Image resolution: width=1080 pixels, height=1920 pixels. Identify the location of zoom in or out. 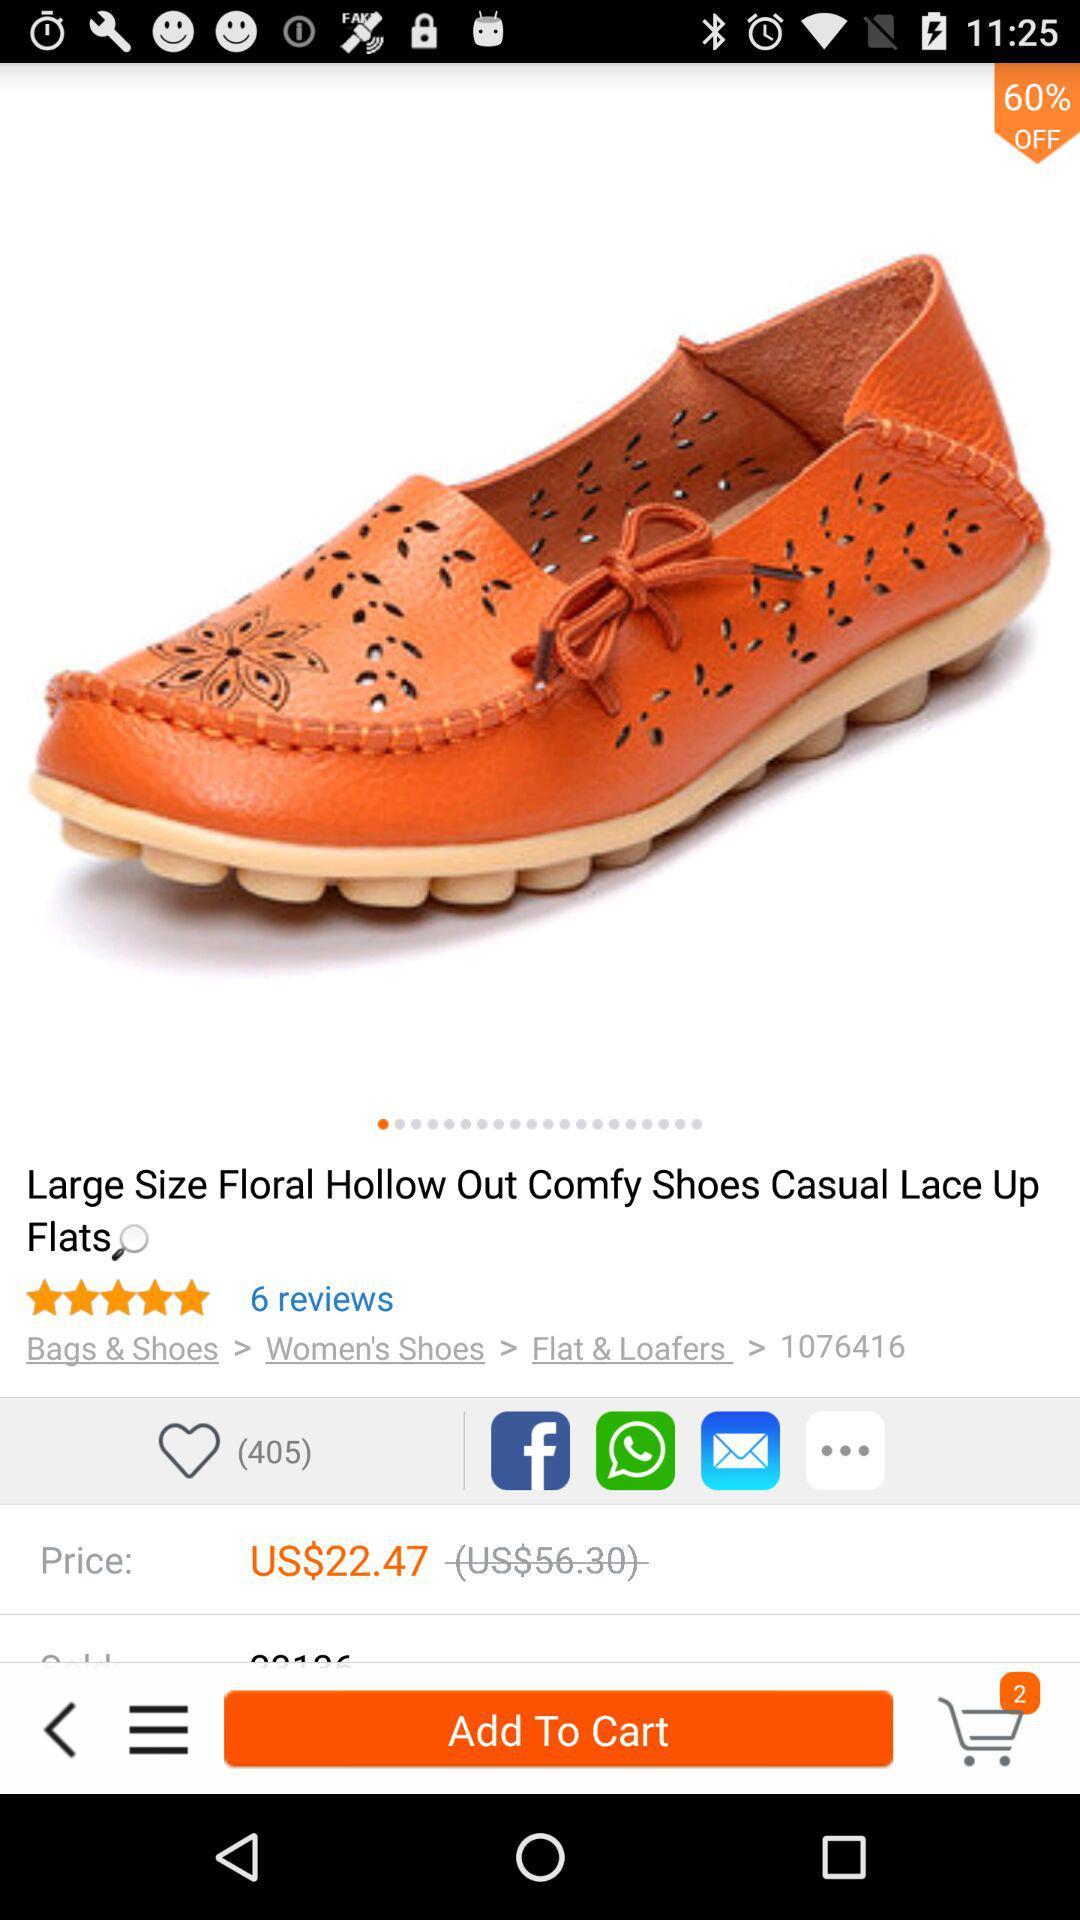
(399, 1124).